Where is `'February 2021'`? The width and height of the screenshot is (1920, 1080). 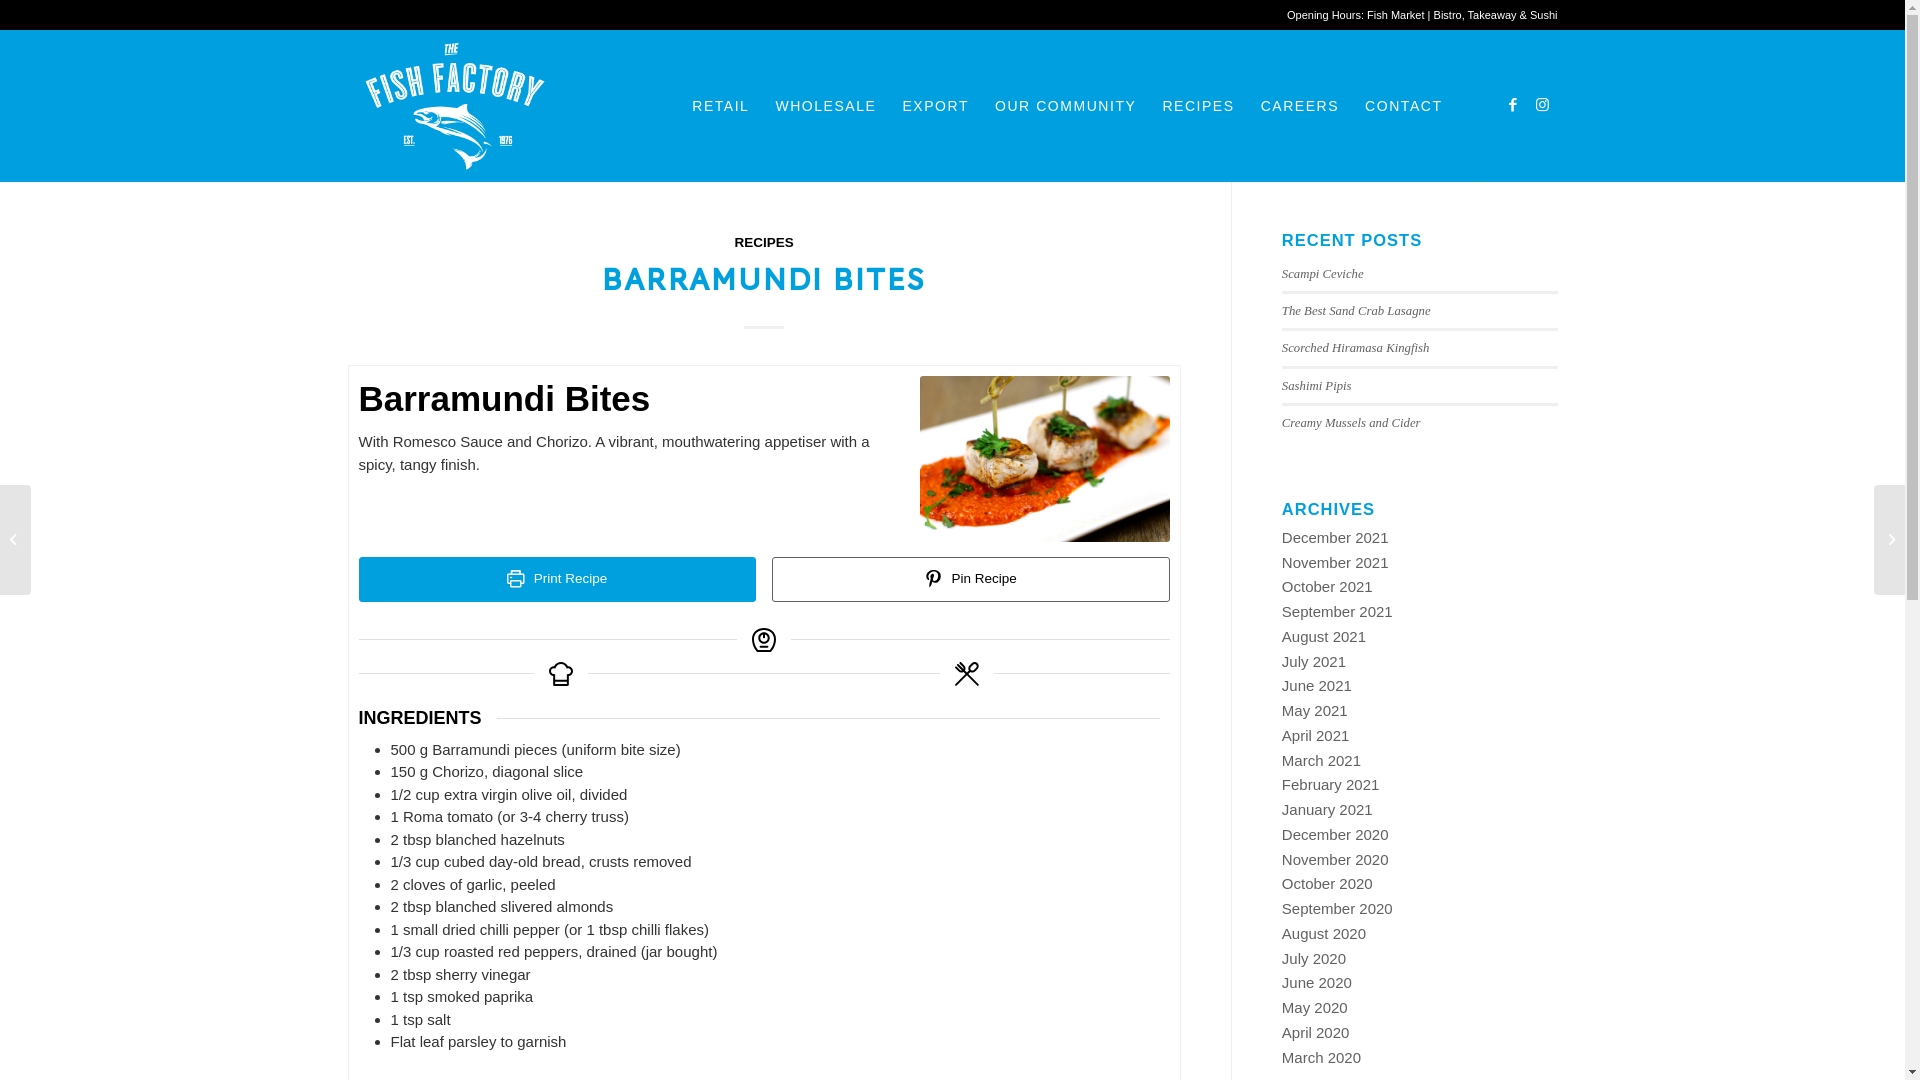 'February 2021' is located at coordinates (1330, 783).